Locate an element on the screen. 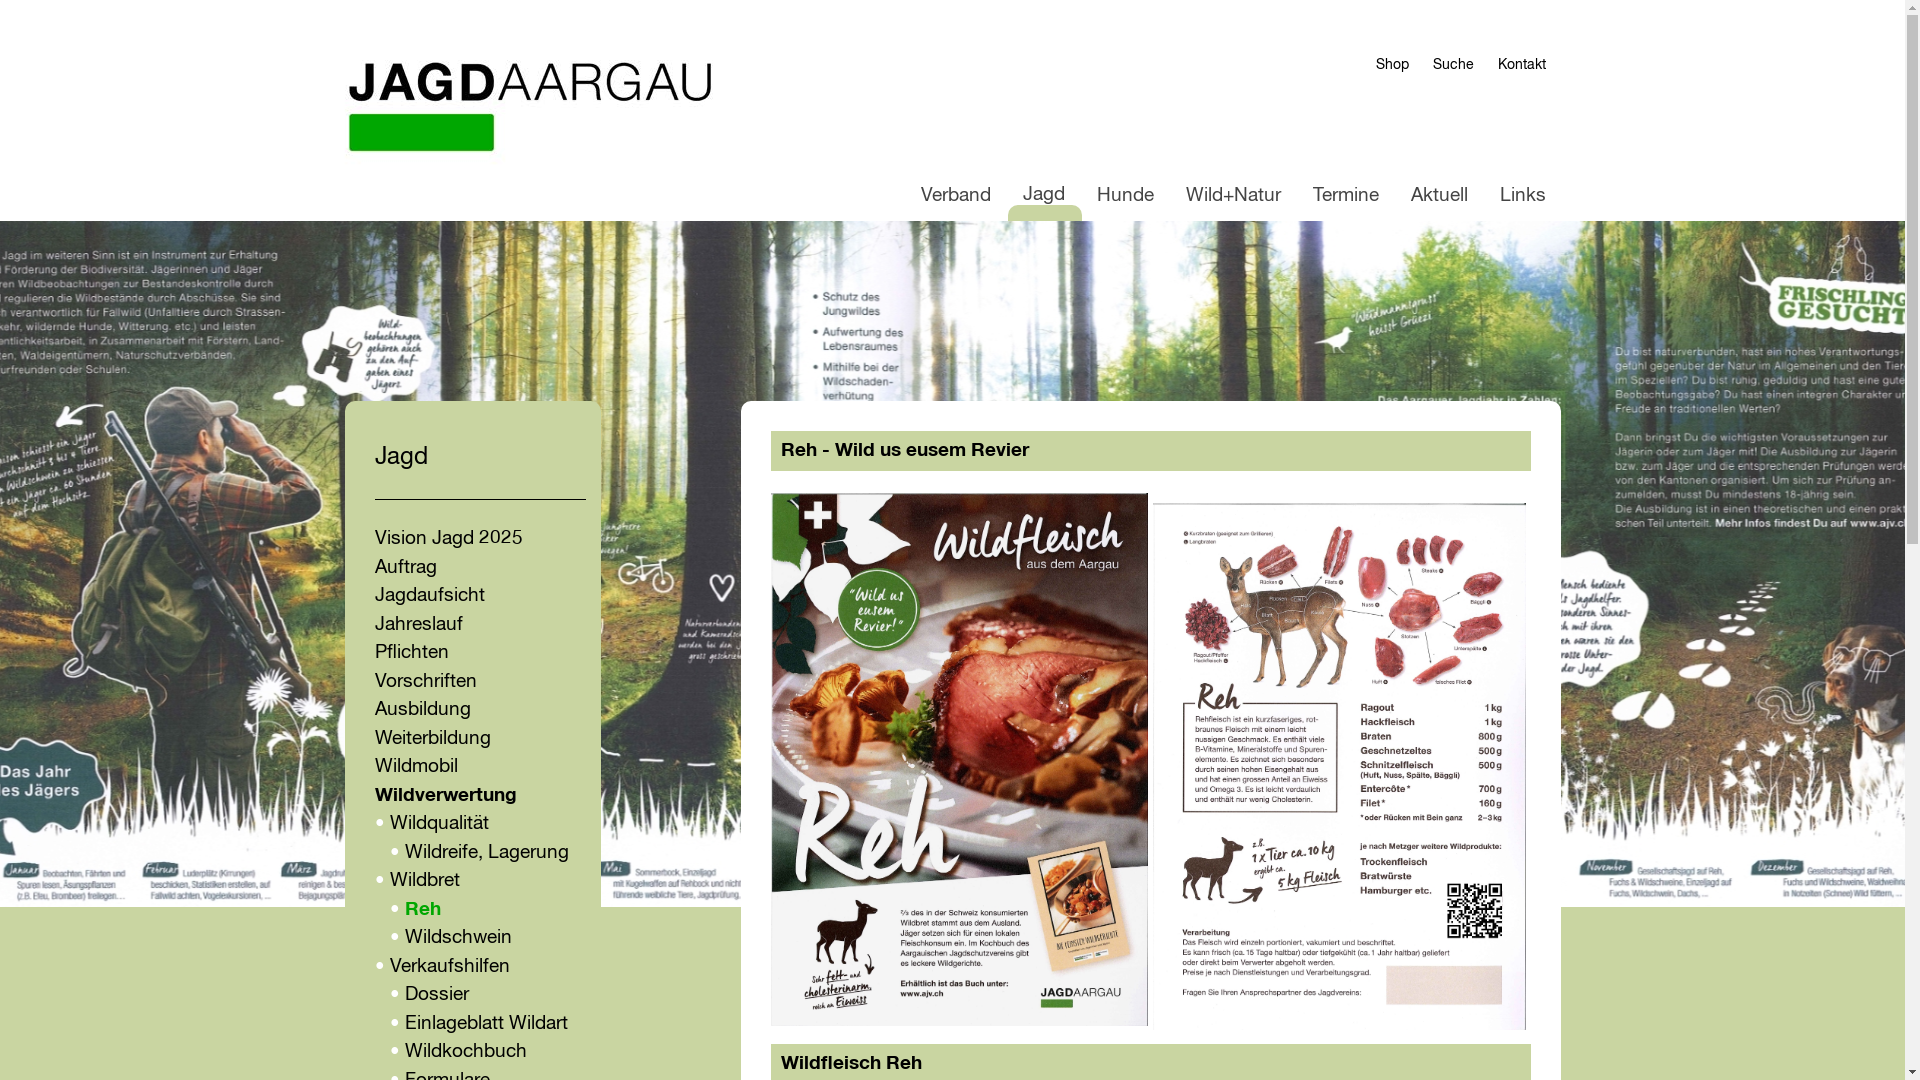 The height and width of the screenshot is (1080, 1920). 'Shop' is located at coordinates (1375, 64).